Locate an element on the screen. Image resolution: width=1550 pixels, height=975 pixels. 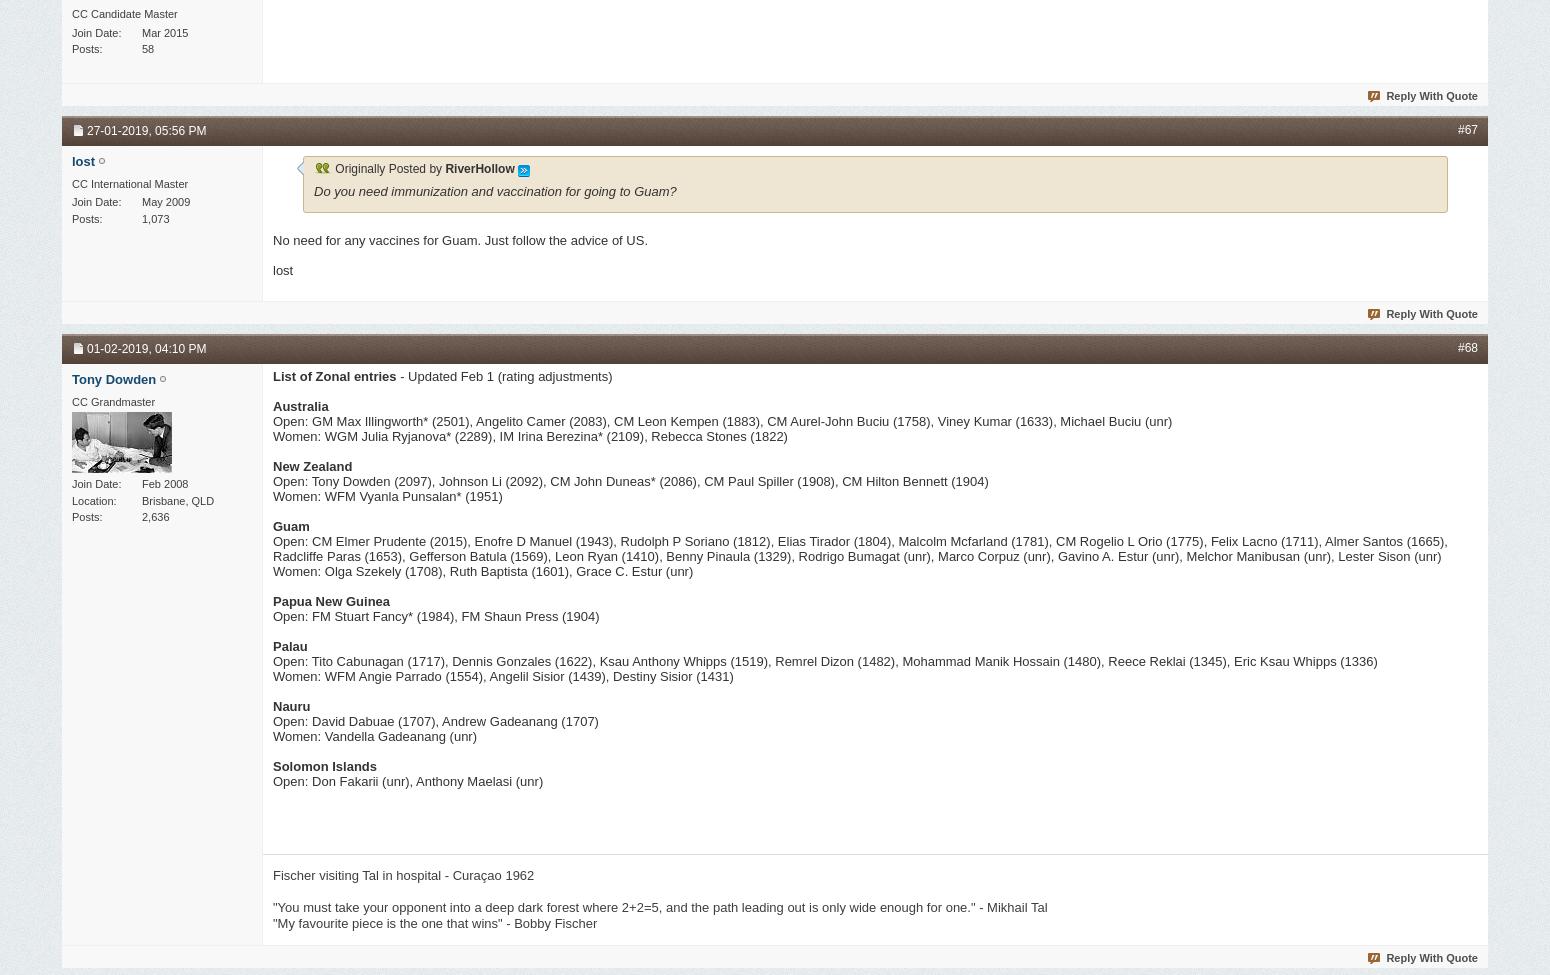
'CC International Master' is located at coordinates (71, 182).